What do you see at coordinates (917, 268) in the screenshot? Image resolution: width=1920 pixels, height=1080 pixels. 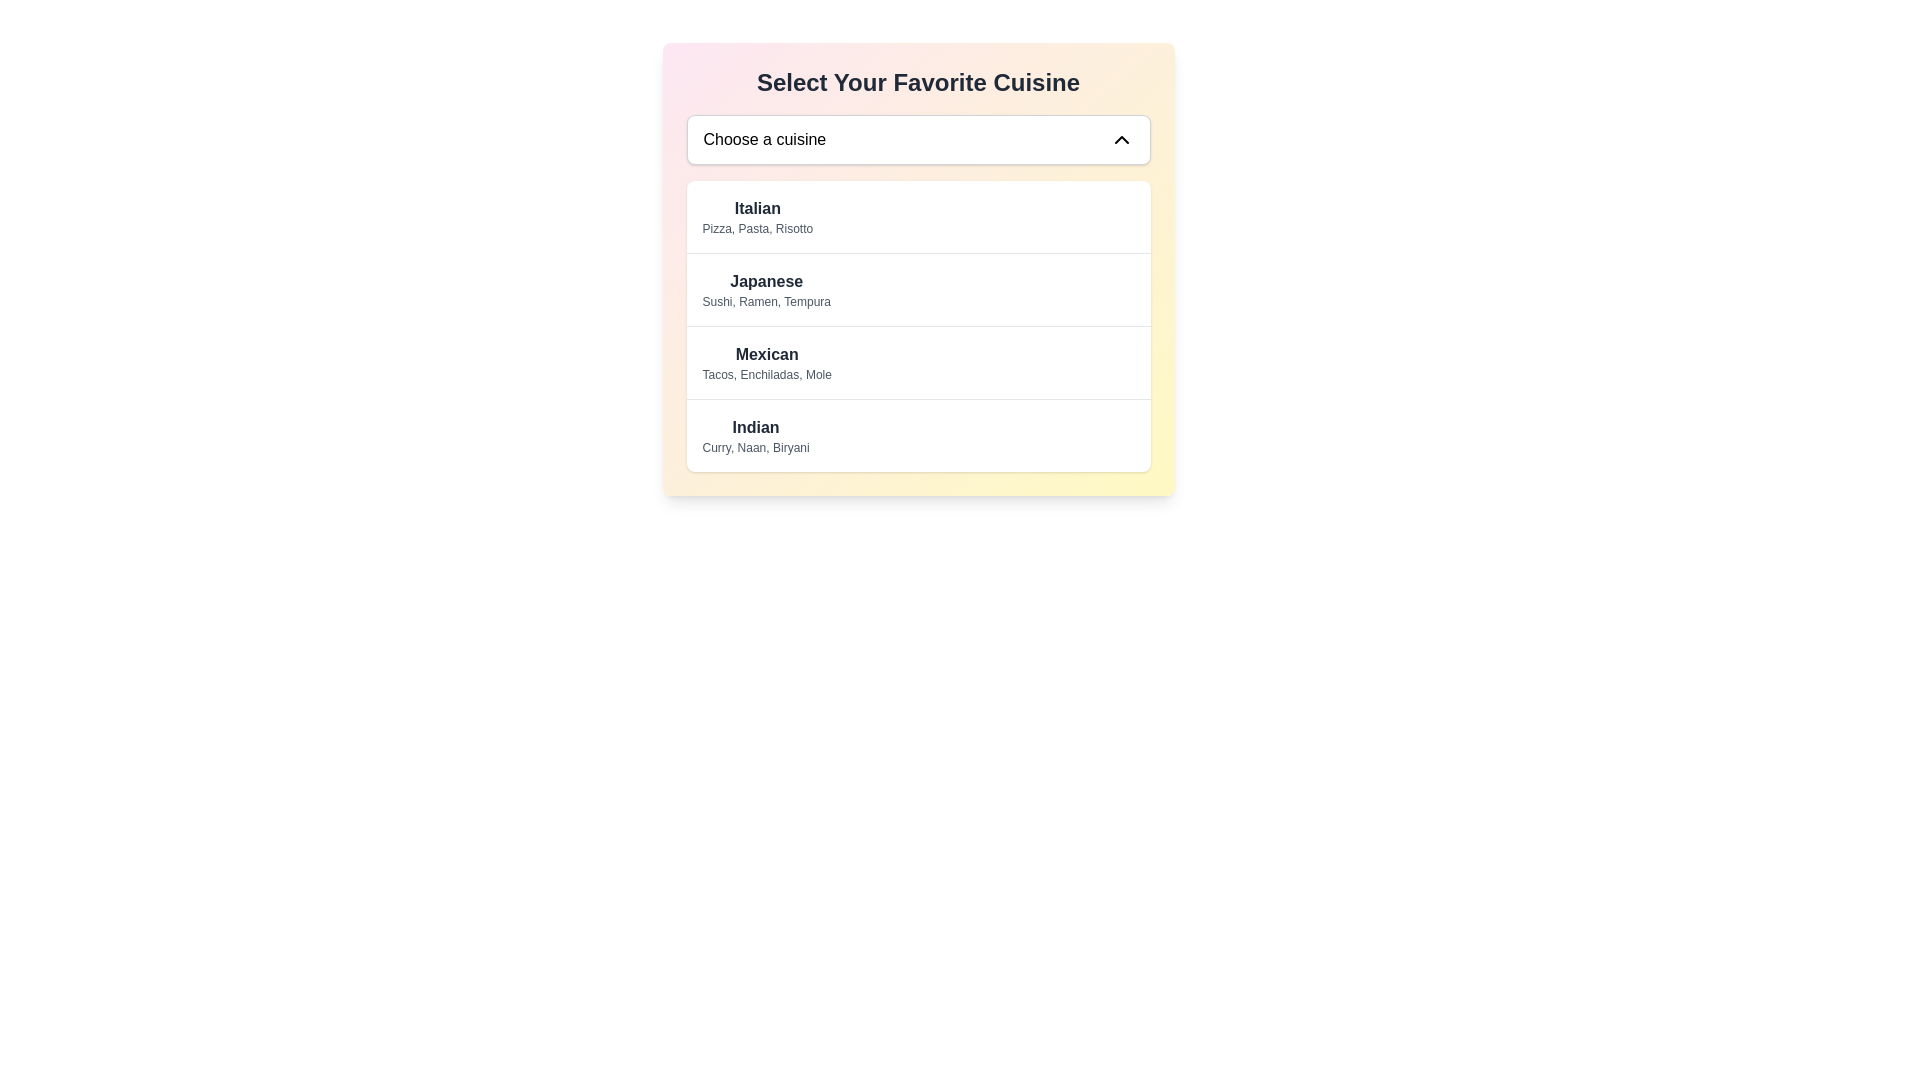 I see `the highlighted list item labeled 'Japanese' within the dropdown menu` at bounding box center [917, 268].